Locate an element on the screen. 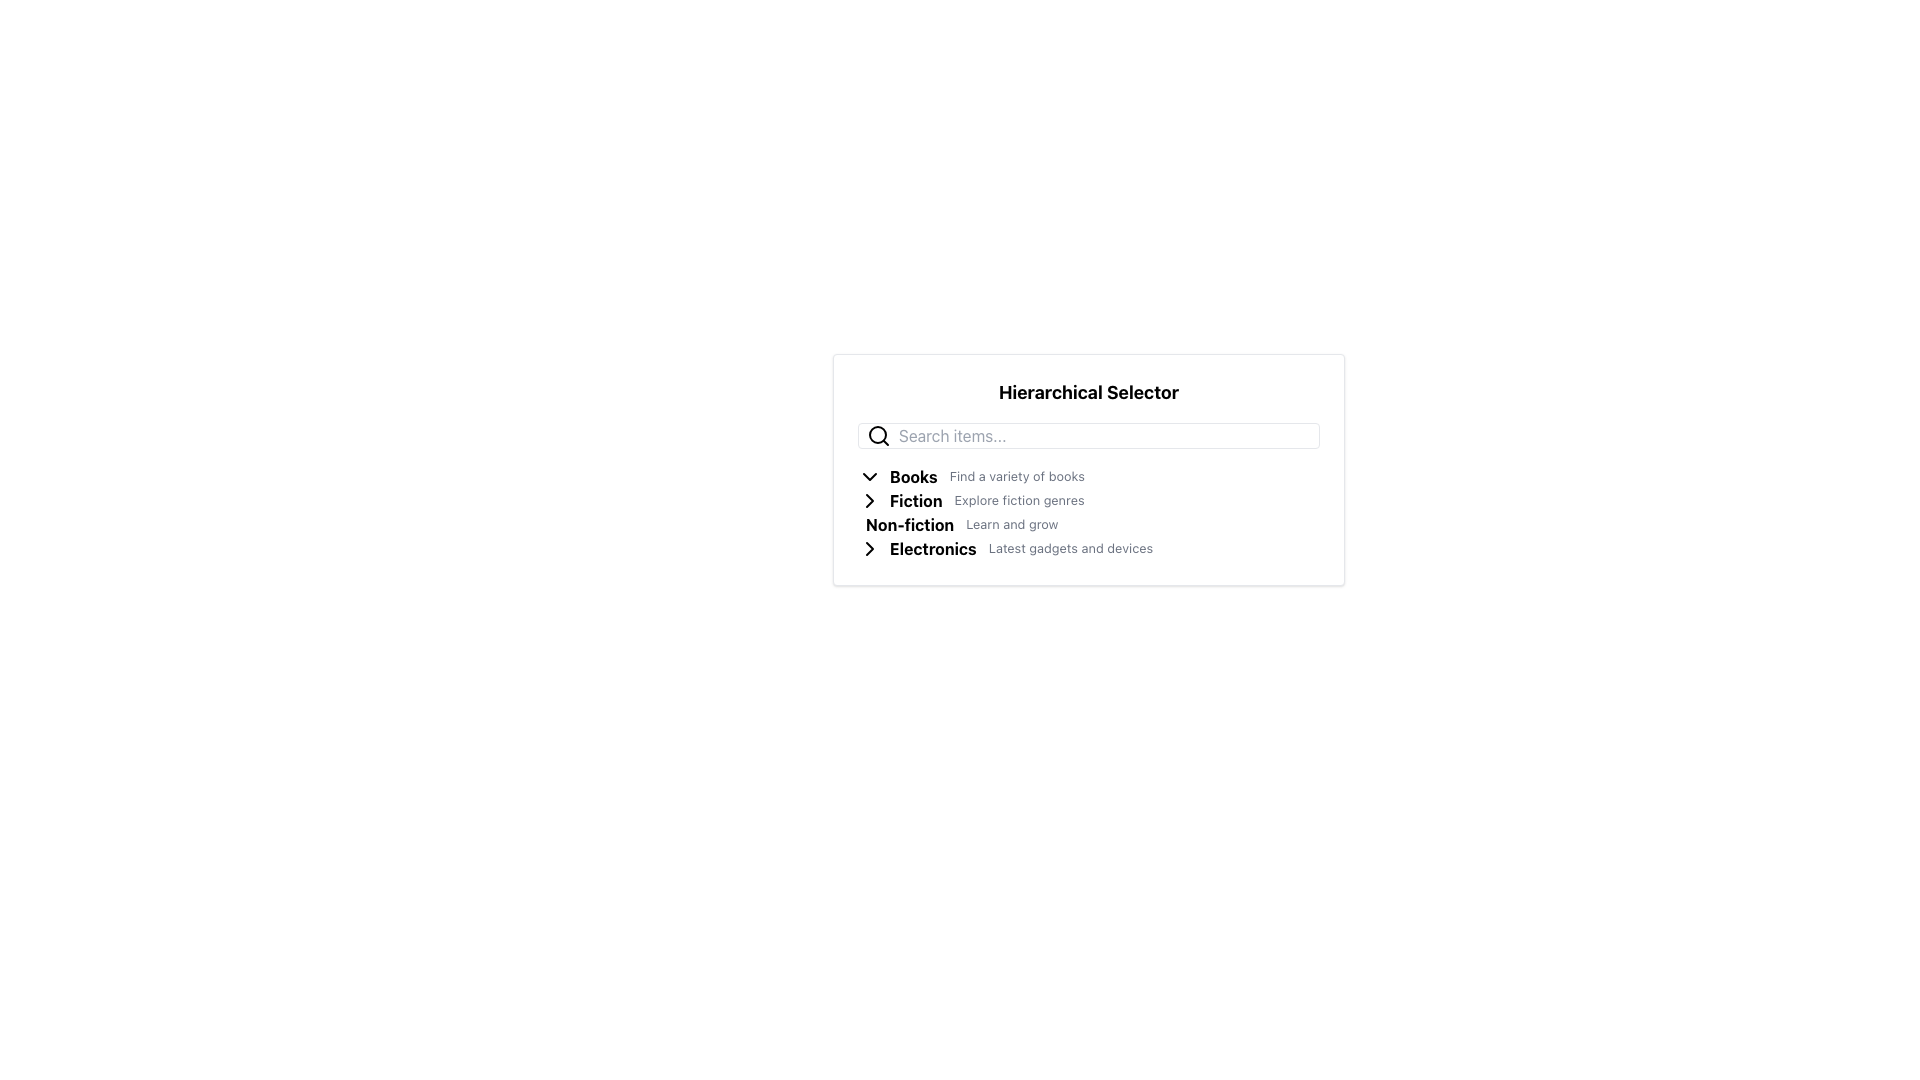 This screenshot has width=1920, height=1080. the 'Fiction' text label, which is a bold label aligned to the left within a list, positioned under the 'Books' category is located at coordinates (915, 500).